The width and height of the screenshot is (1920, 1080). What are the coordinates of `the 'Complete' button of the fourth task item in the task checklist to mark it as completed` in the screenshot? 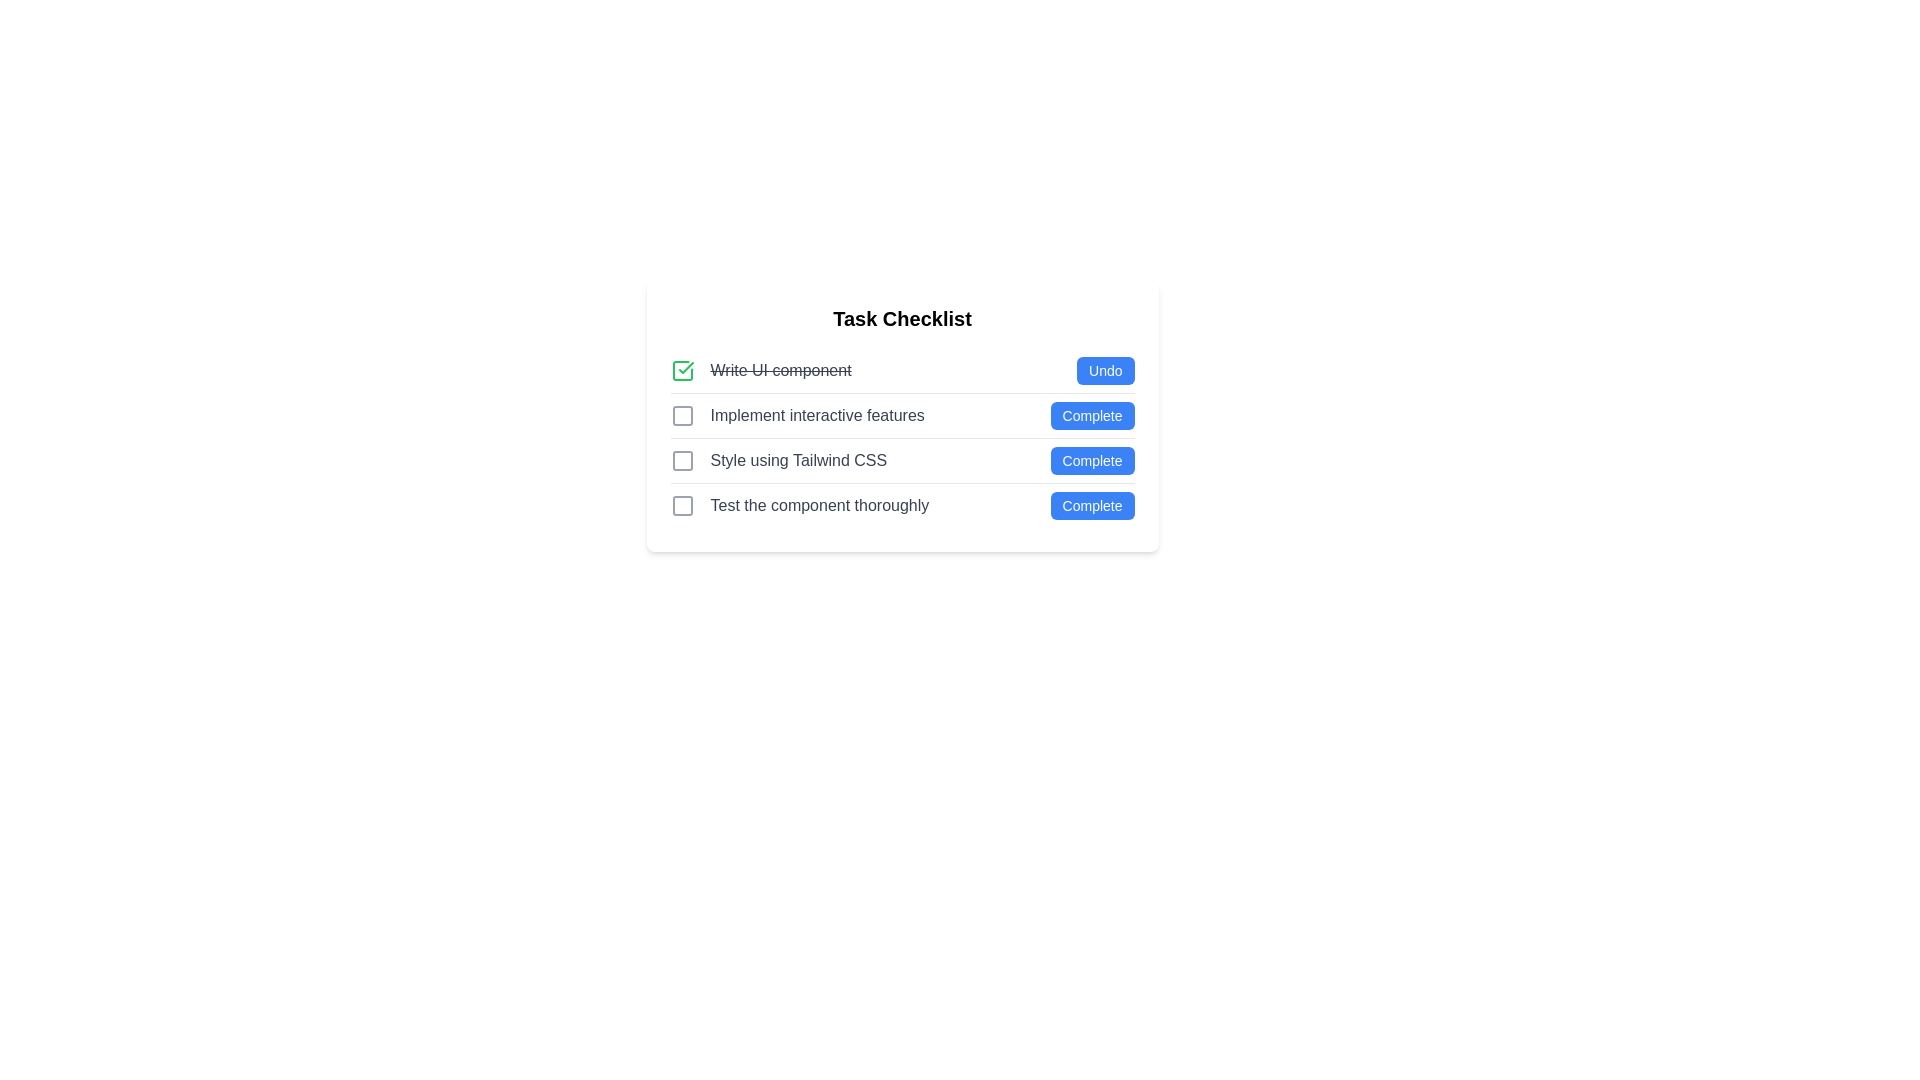 It's located at (901, 504).